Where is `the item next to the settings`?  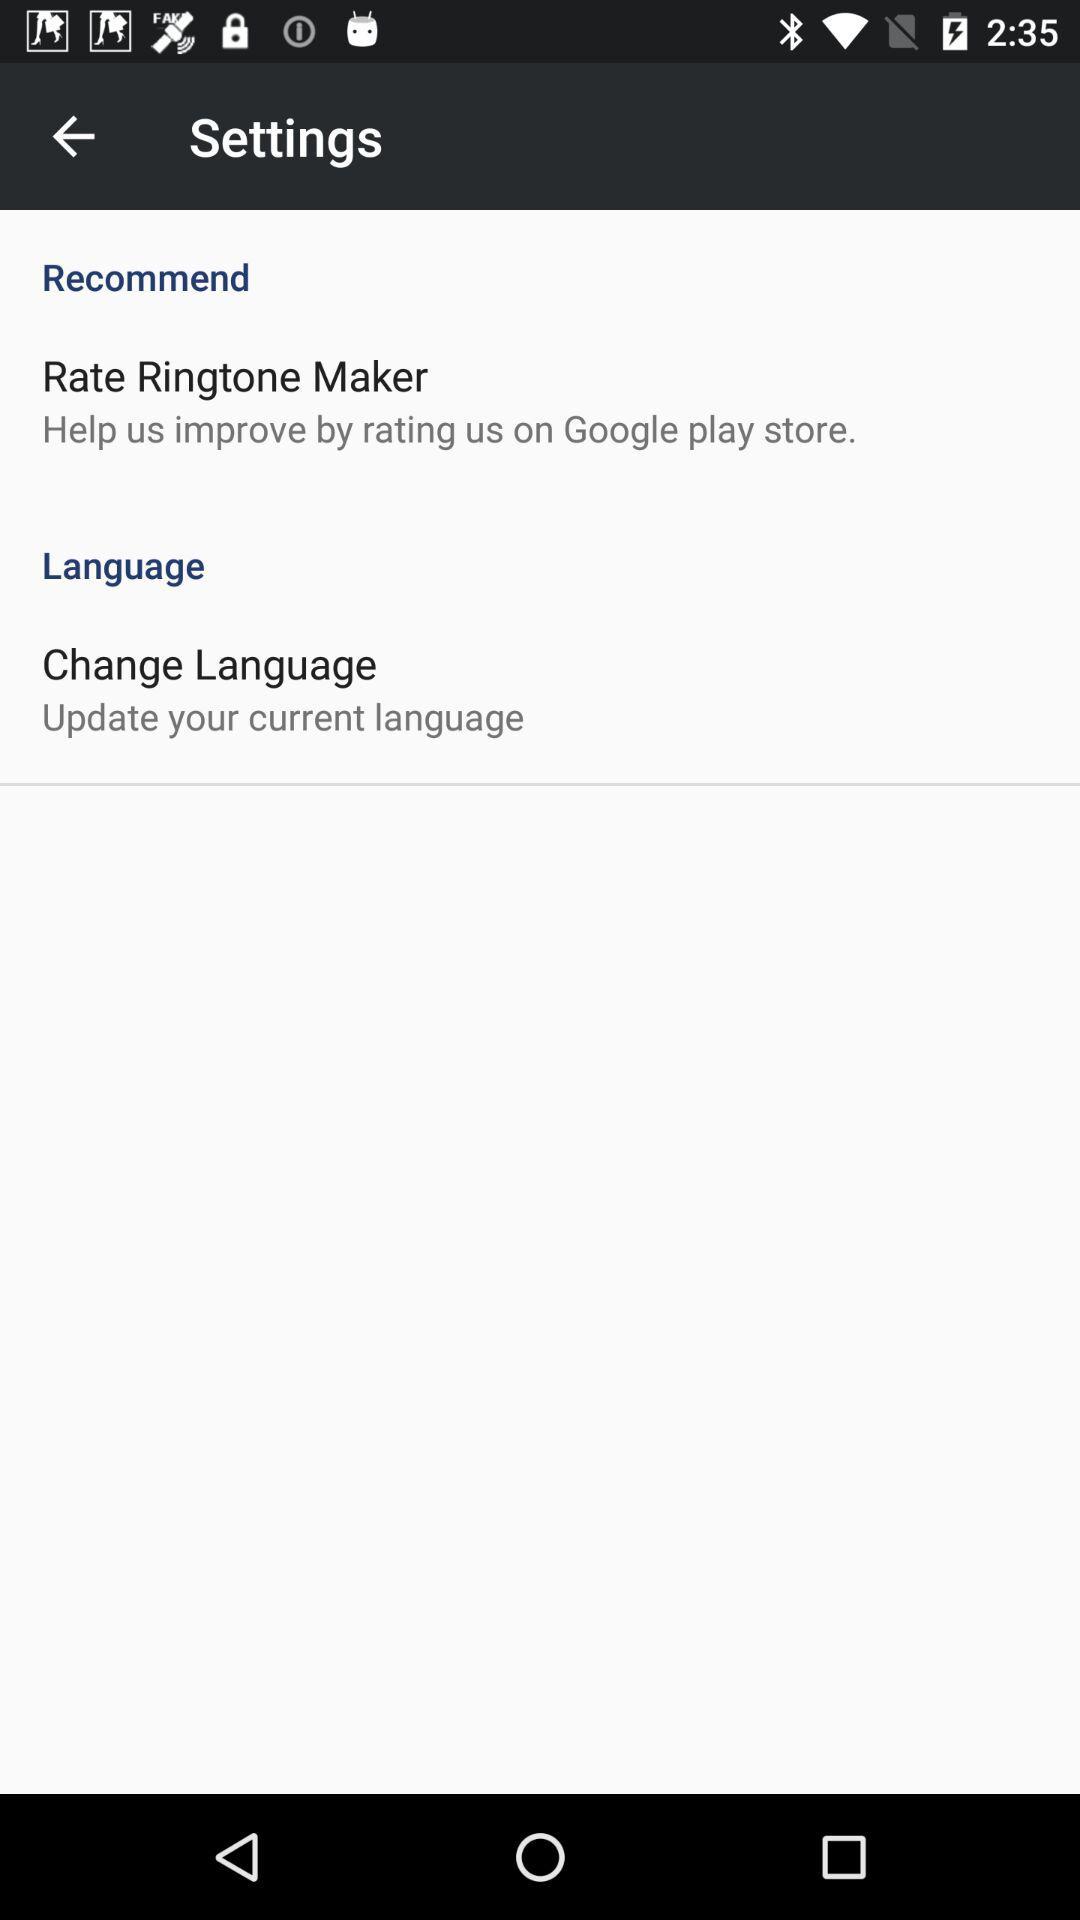
the item next to the settings is located at coordinates (72, 135).